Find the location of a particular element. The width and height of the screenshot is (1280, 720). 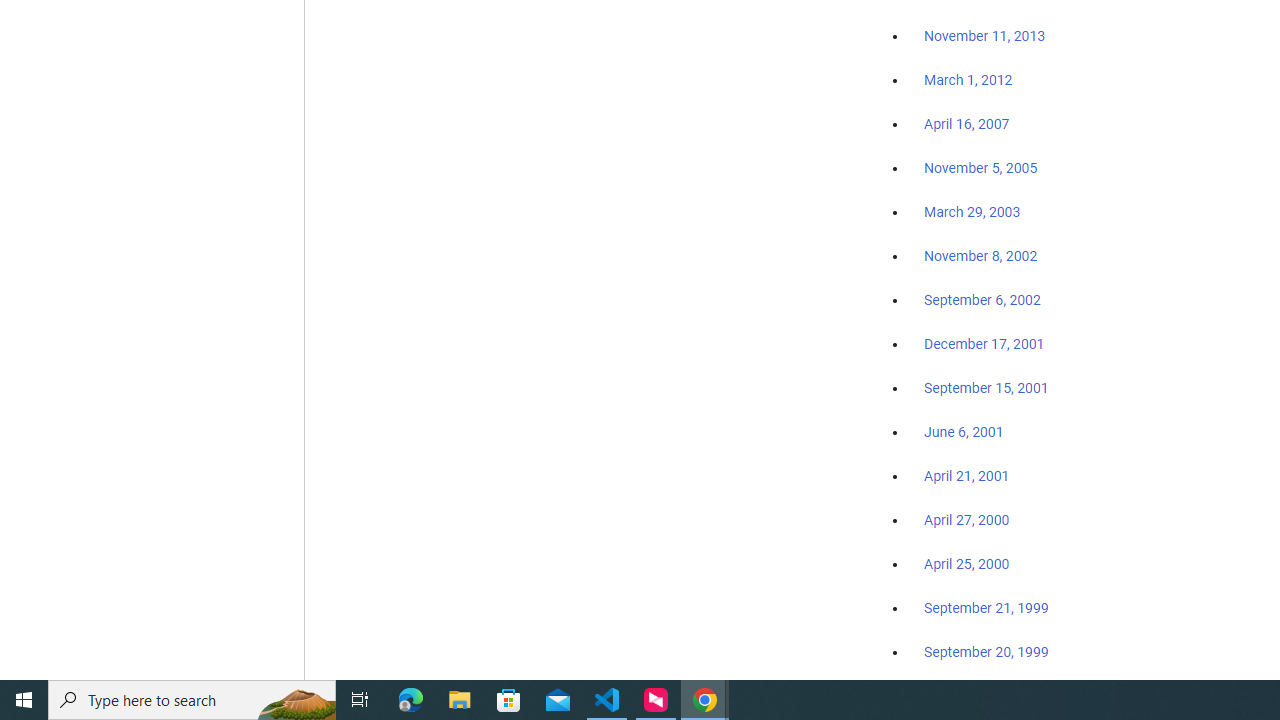

'November 5, 2005' is located at coordinates (981, 167).